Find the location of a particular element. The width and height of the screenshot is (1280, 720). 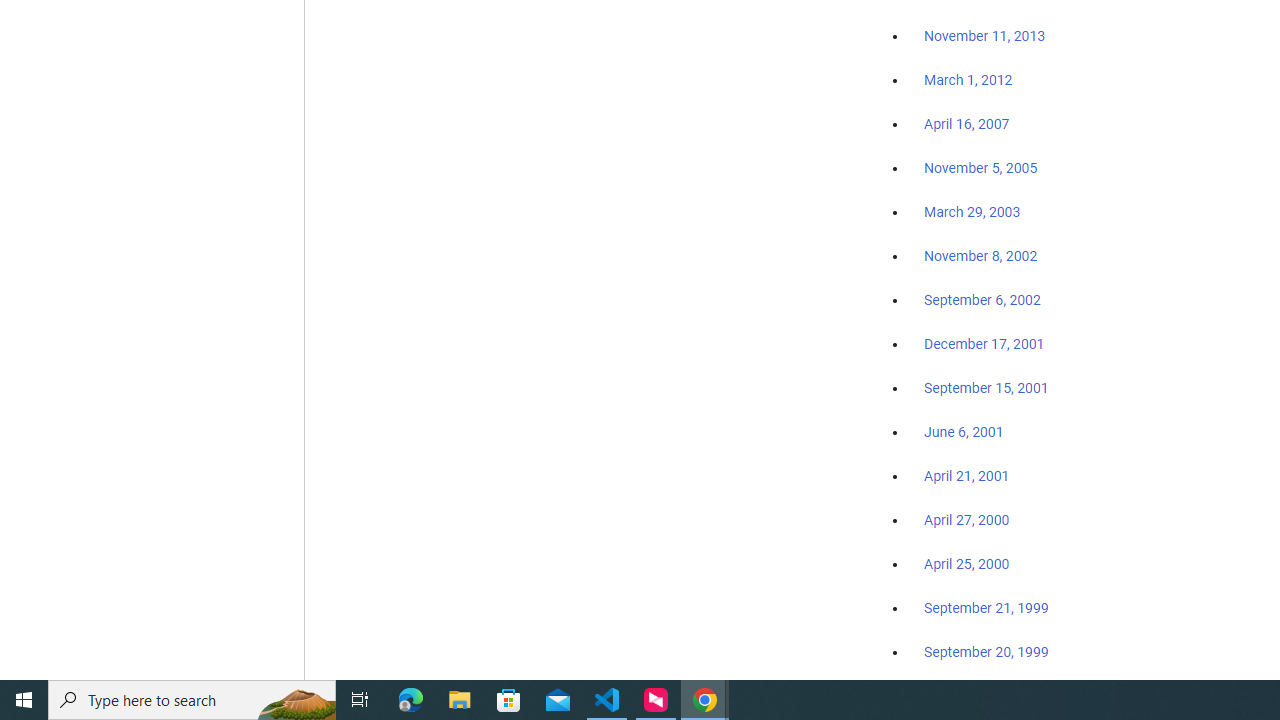

'November 5, 2005' is located at coordinates (981, 167).